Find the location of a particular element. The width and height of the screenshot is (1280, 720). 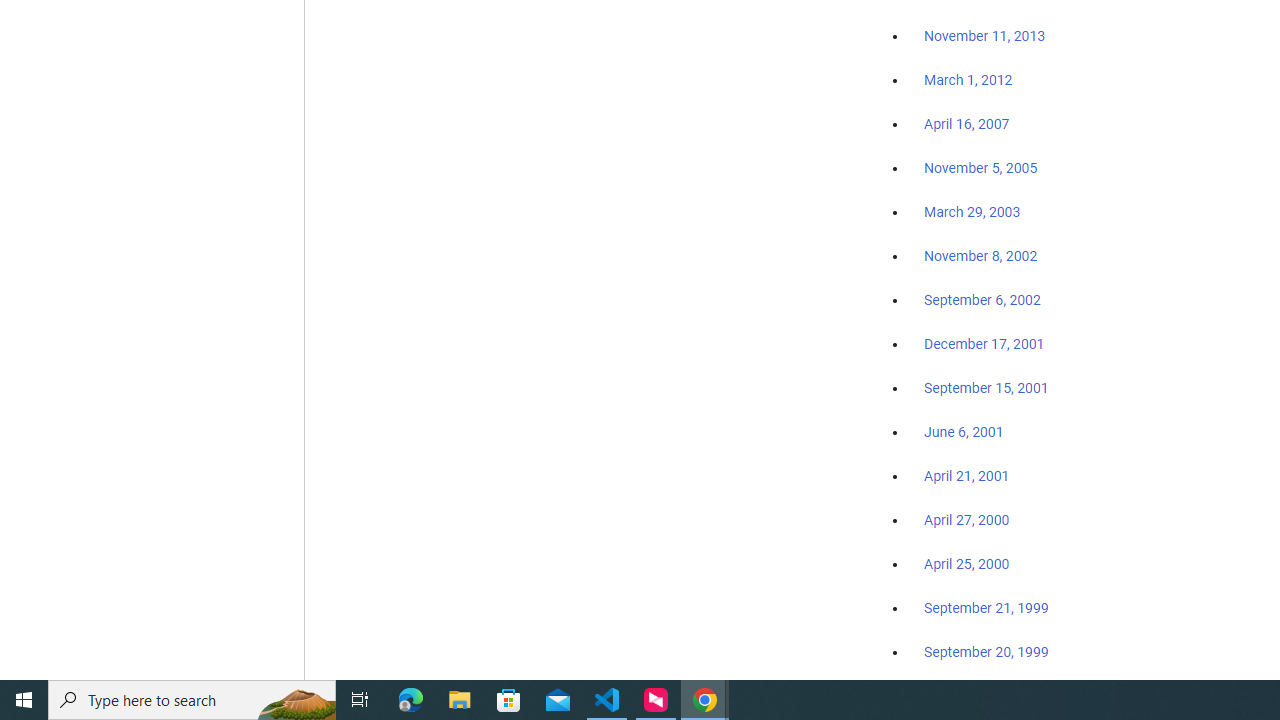

'November 5, 2005' is located at coordinates (981, 167).